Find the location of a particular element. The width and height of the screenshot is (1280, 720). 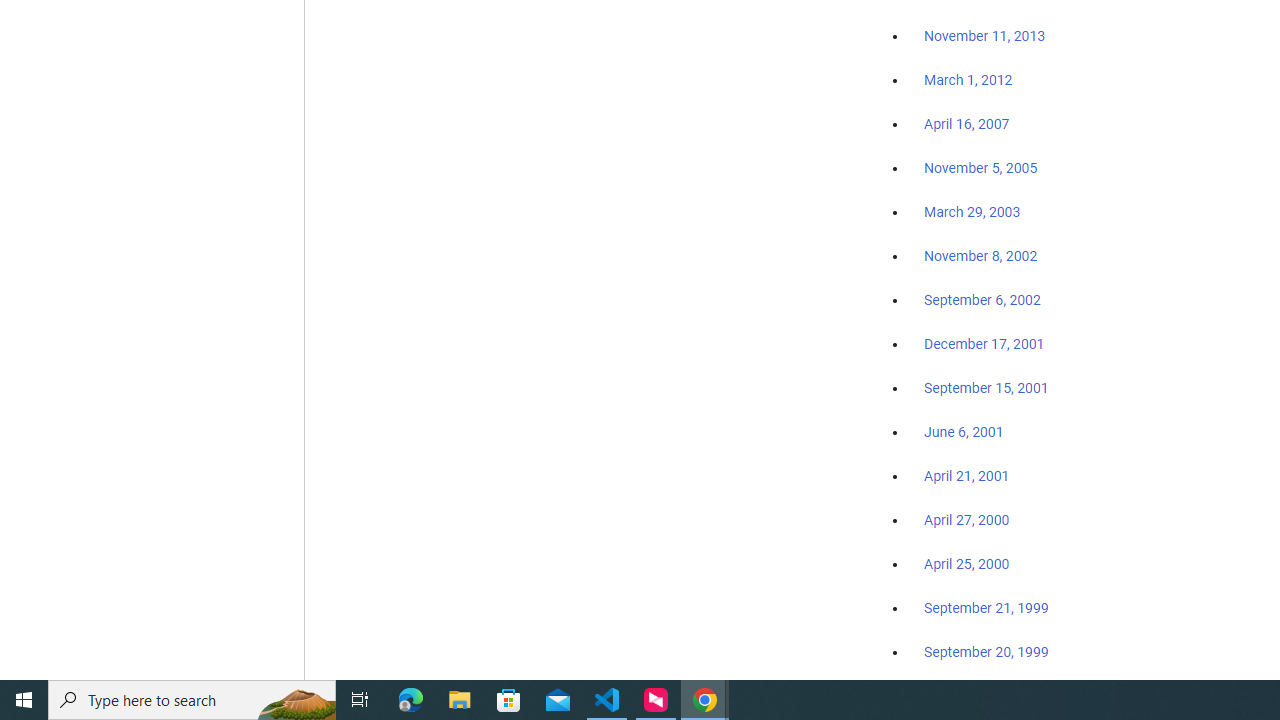

'November 5, 2005' is located at coordinates (981, 167).